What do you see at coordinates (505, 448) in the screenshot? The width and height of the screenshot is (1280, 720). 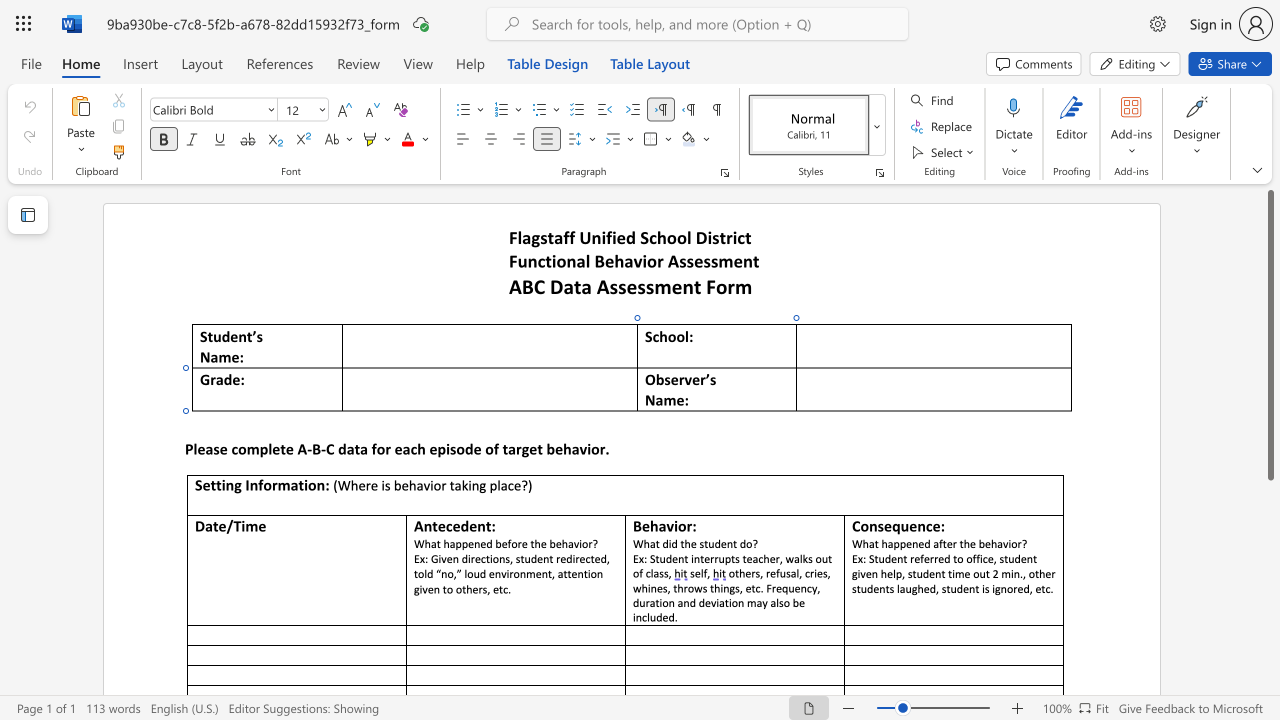 I see `the 3th character "t" in the text` at bounding box center [505, 448].